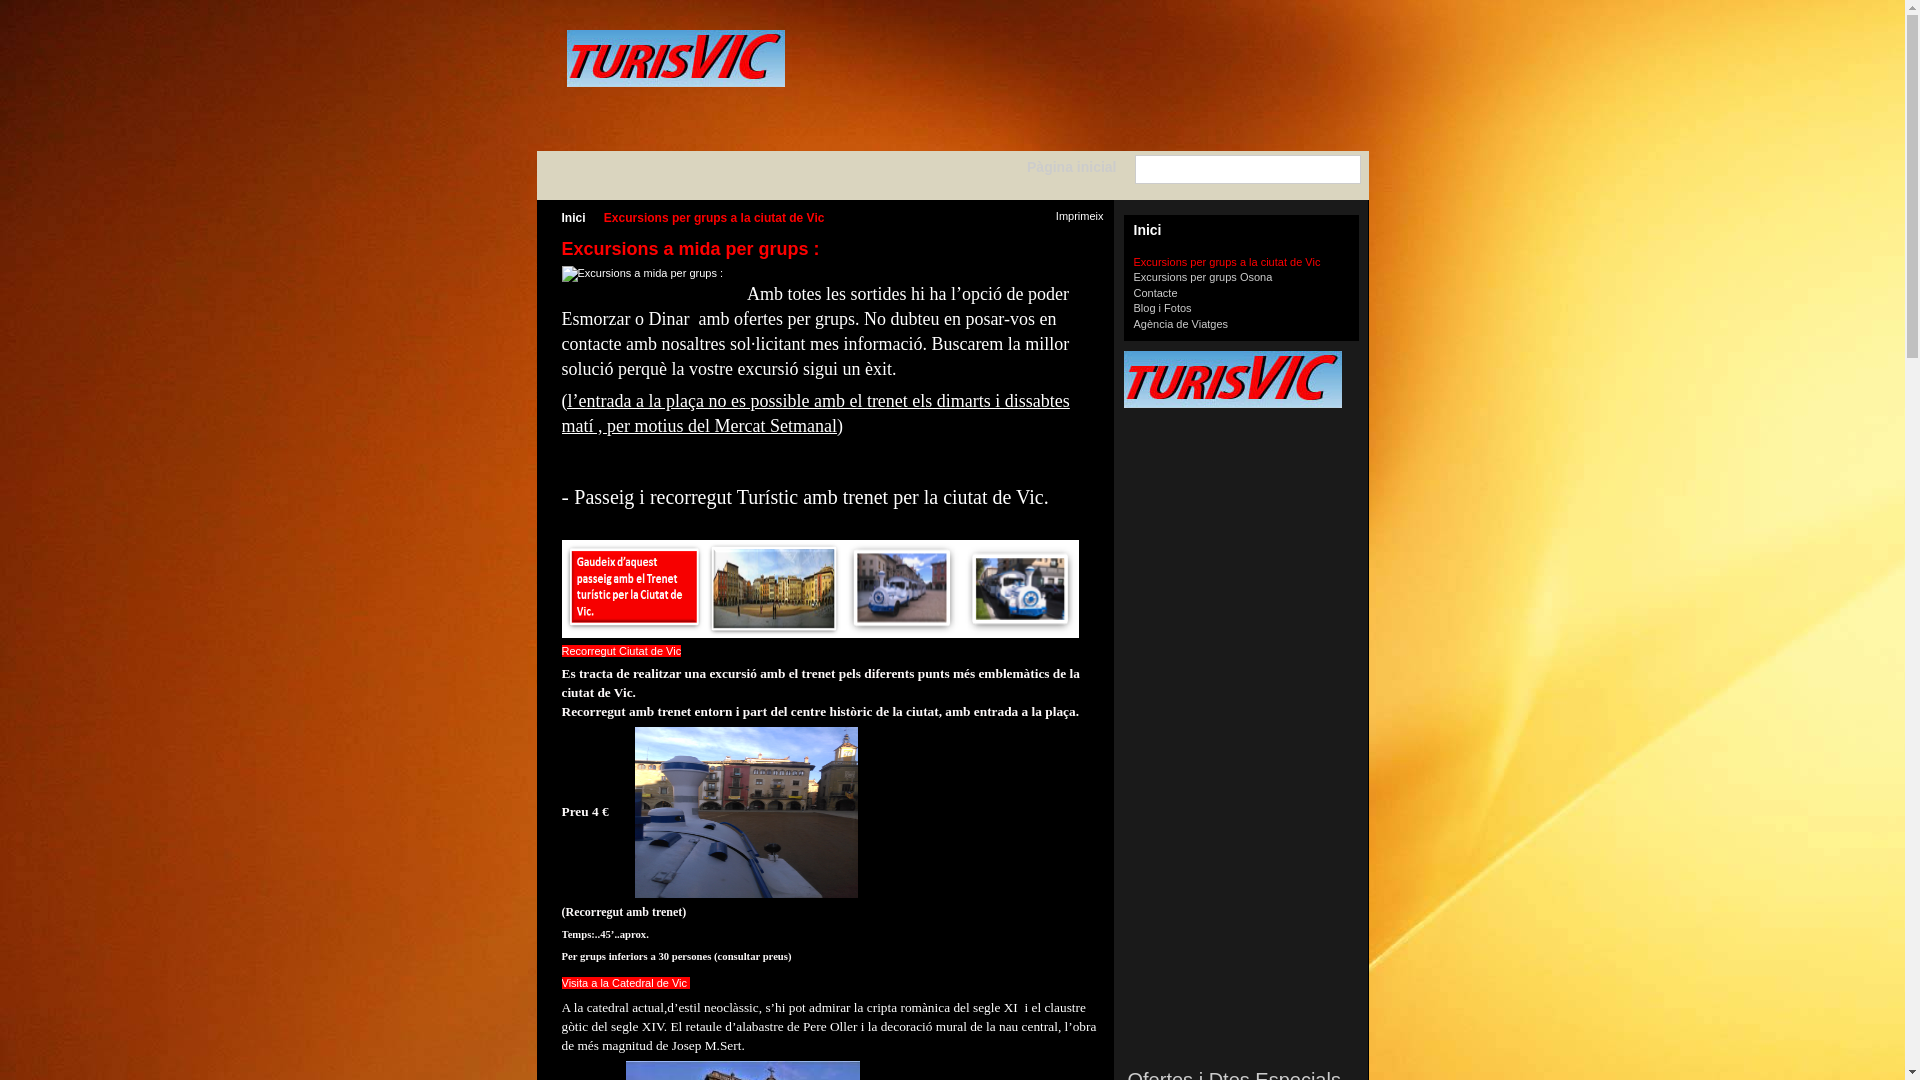  What do you see at coordinates (1133, 277) in the screenshot?
I see `'Excursions per grups Osona'` at bounding box center [1133, 277].